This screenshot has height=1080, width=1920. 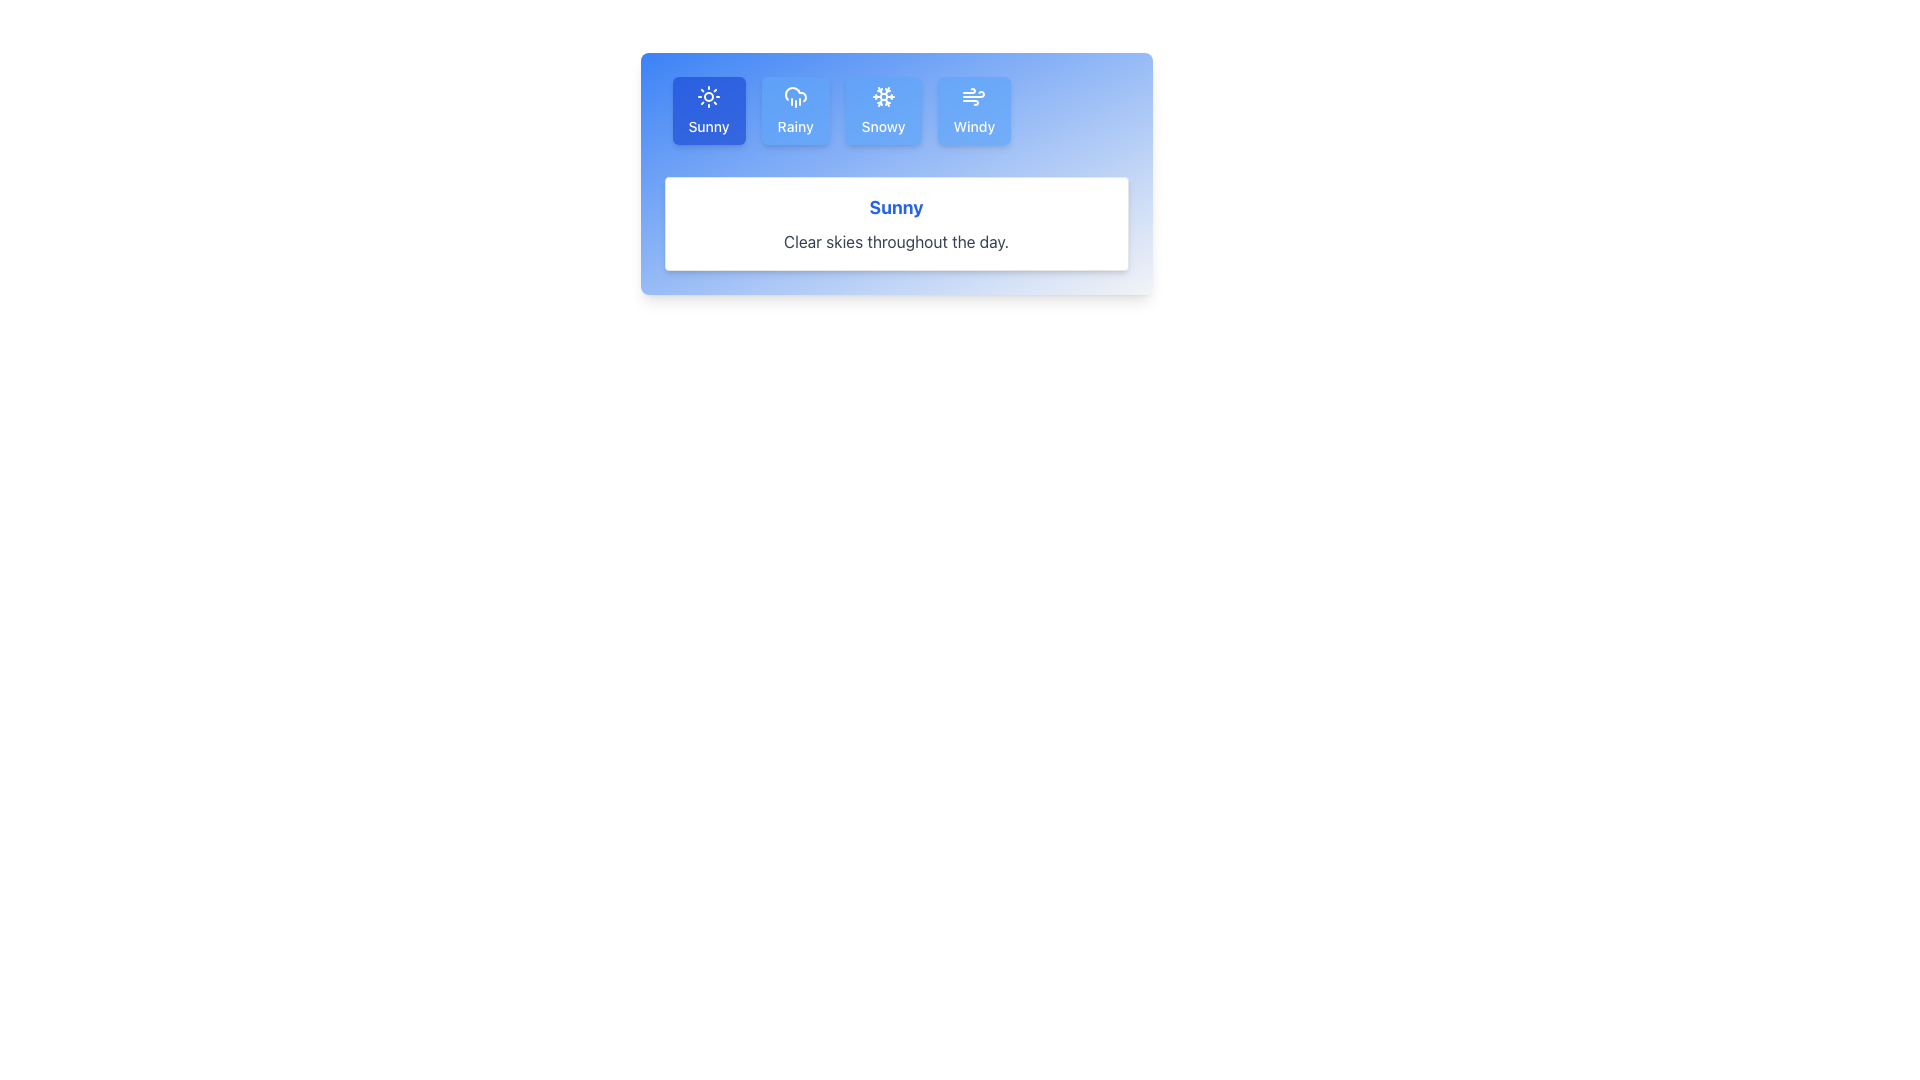 What do you see at coordinates (794, 94) in the screenshot?
I see `'Rainy' weather condition icon, which is the second button in the row of weather condition buttons at the top` at bounding box center [794, 94].